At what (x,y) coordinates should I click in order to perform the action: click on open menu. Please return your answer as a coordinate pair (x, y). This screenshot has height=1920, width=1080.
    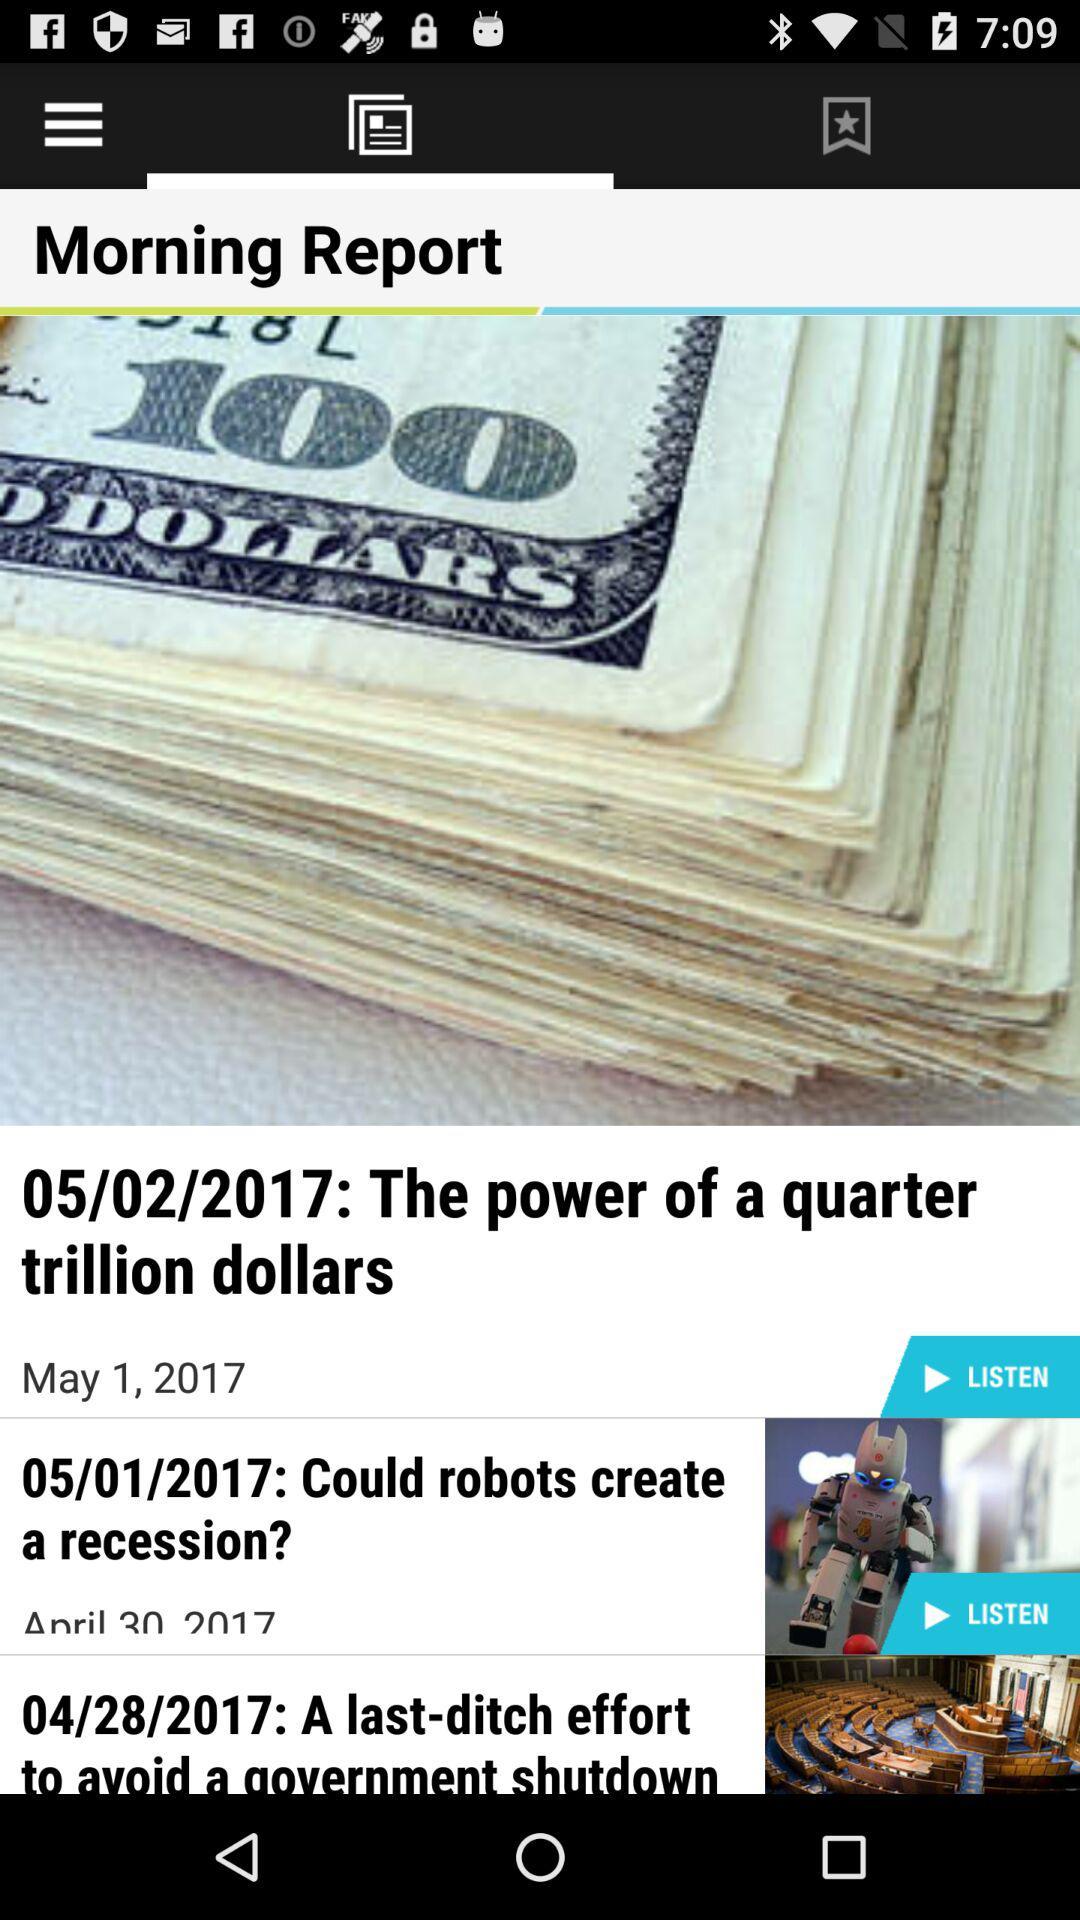
    Looking at the image, I should click on (72, 124).